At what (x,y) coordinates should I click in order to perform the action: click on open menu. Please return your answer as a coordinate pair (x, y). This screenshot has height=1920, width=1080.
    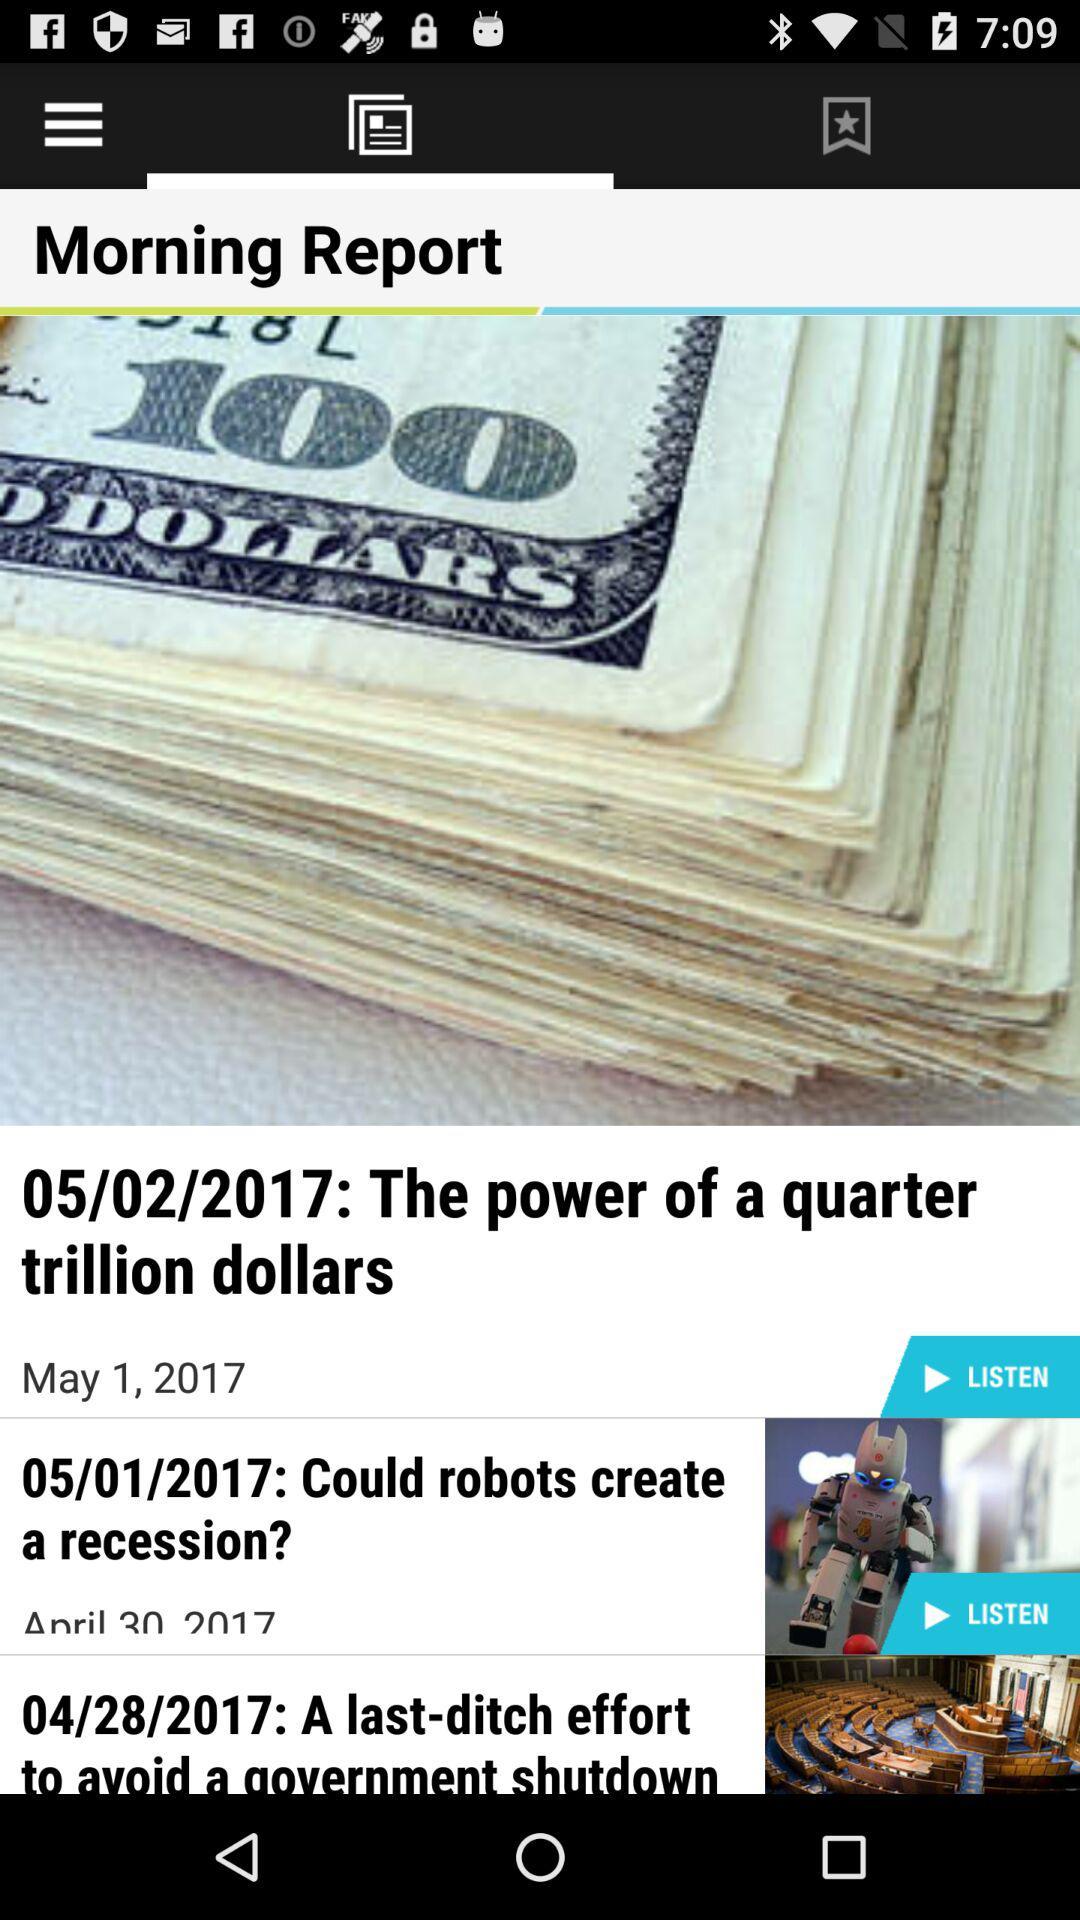
    Looking at the image, I should click on (72, 124).